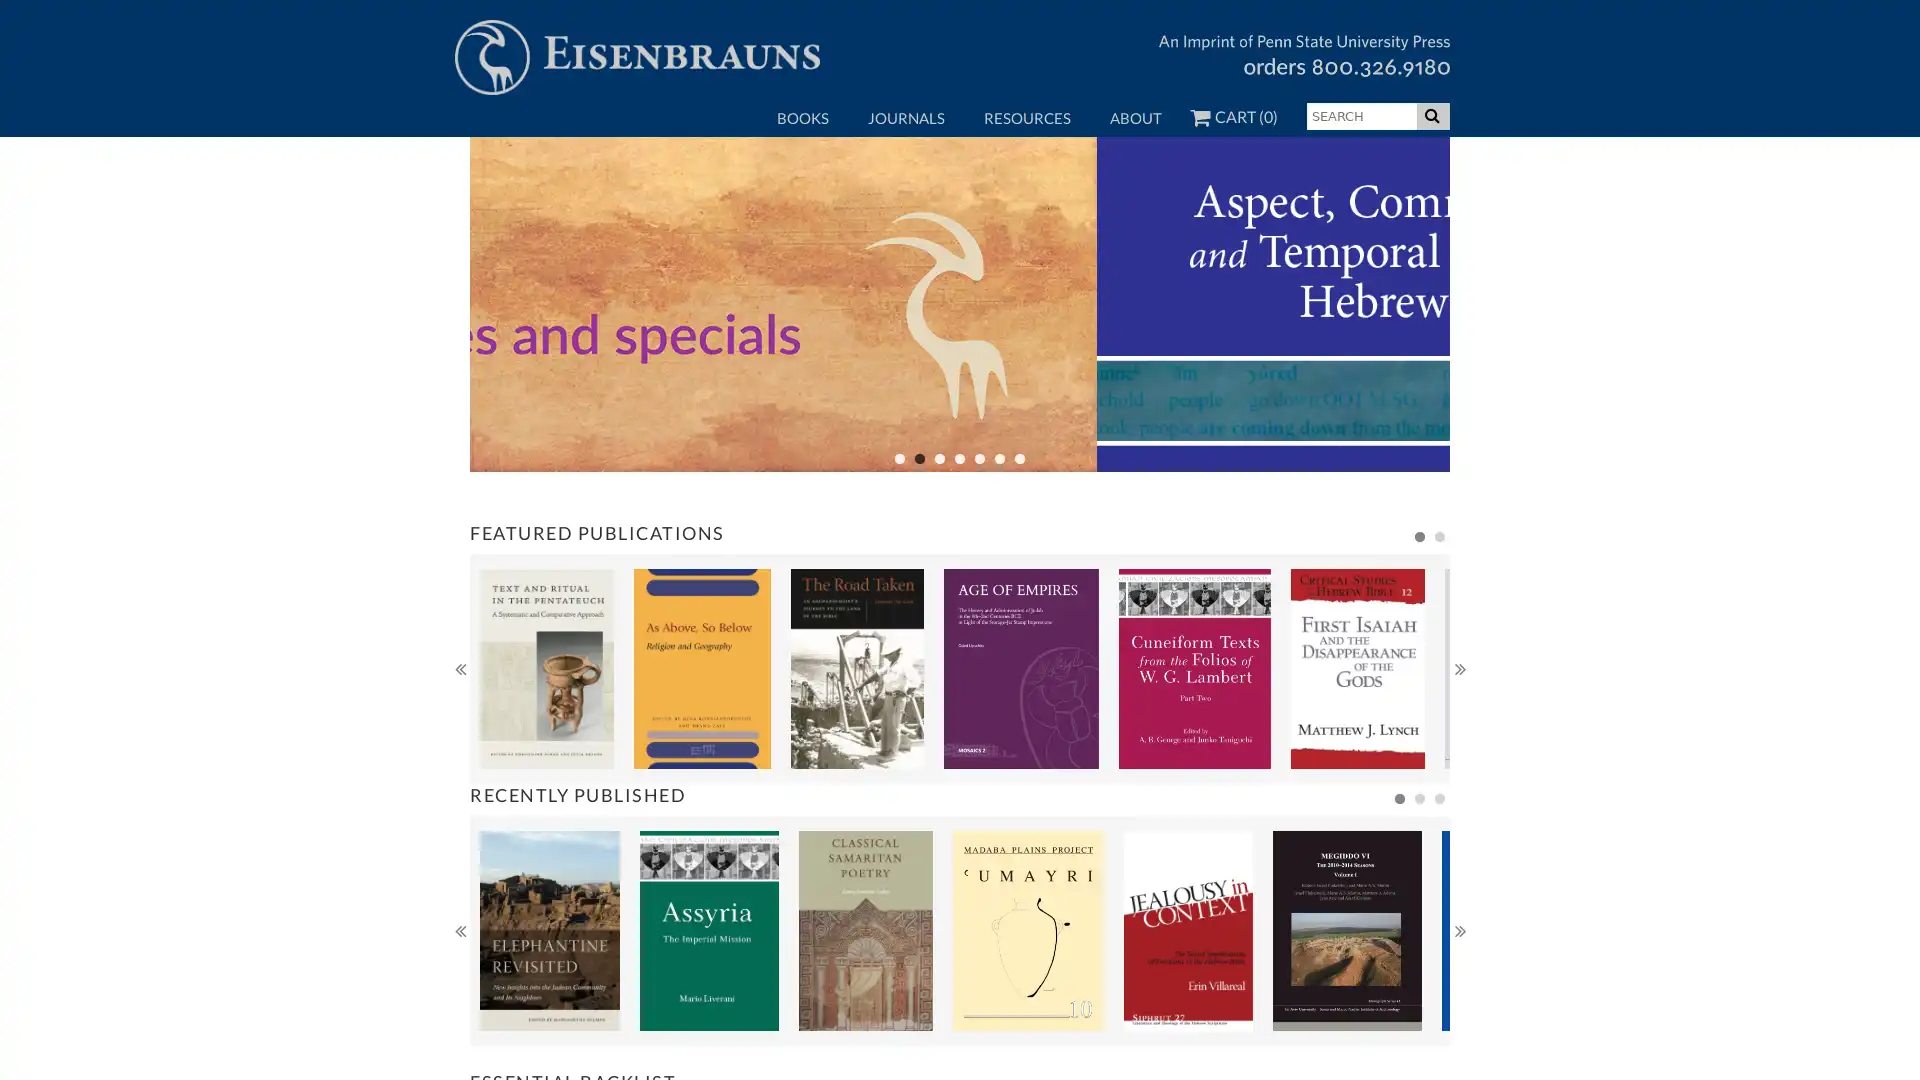  I want to click on Previous, so click(459, 744).